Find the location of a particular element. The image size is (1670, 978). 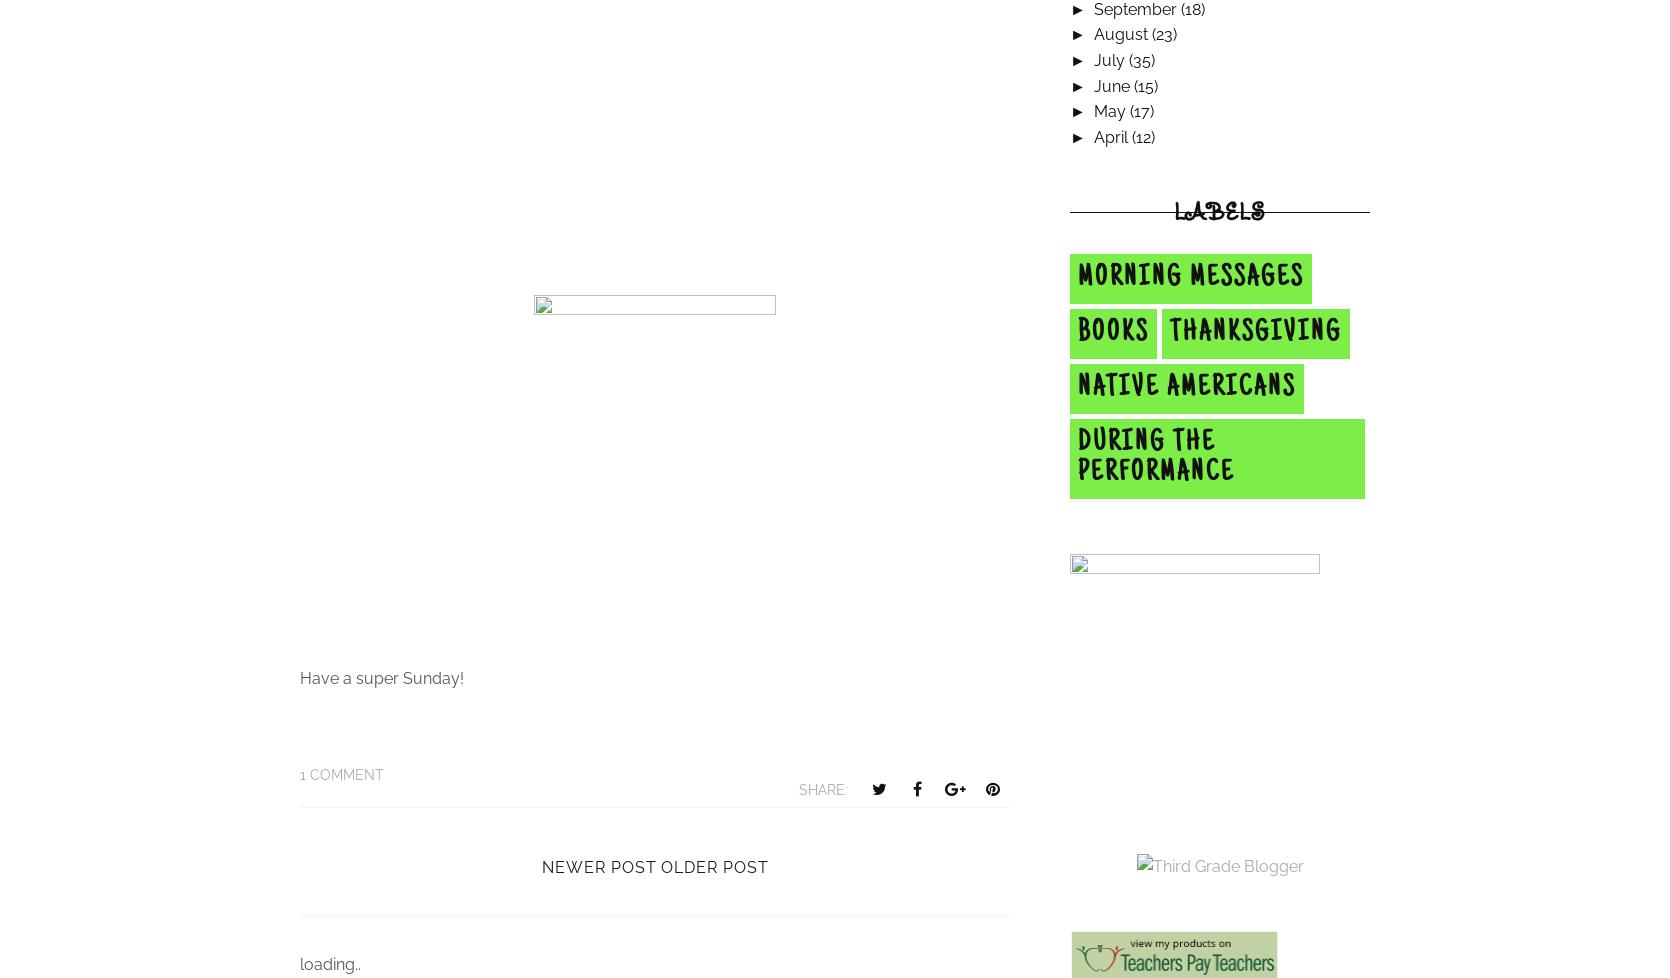

'Books' is located at coordinates (1112, 332).